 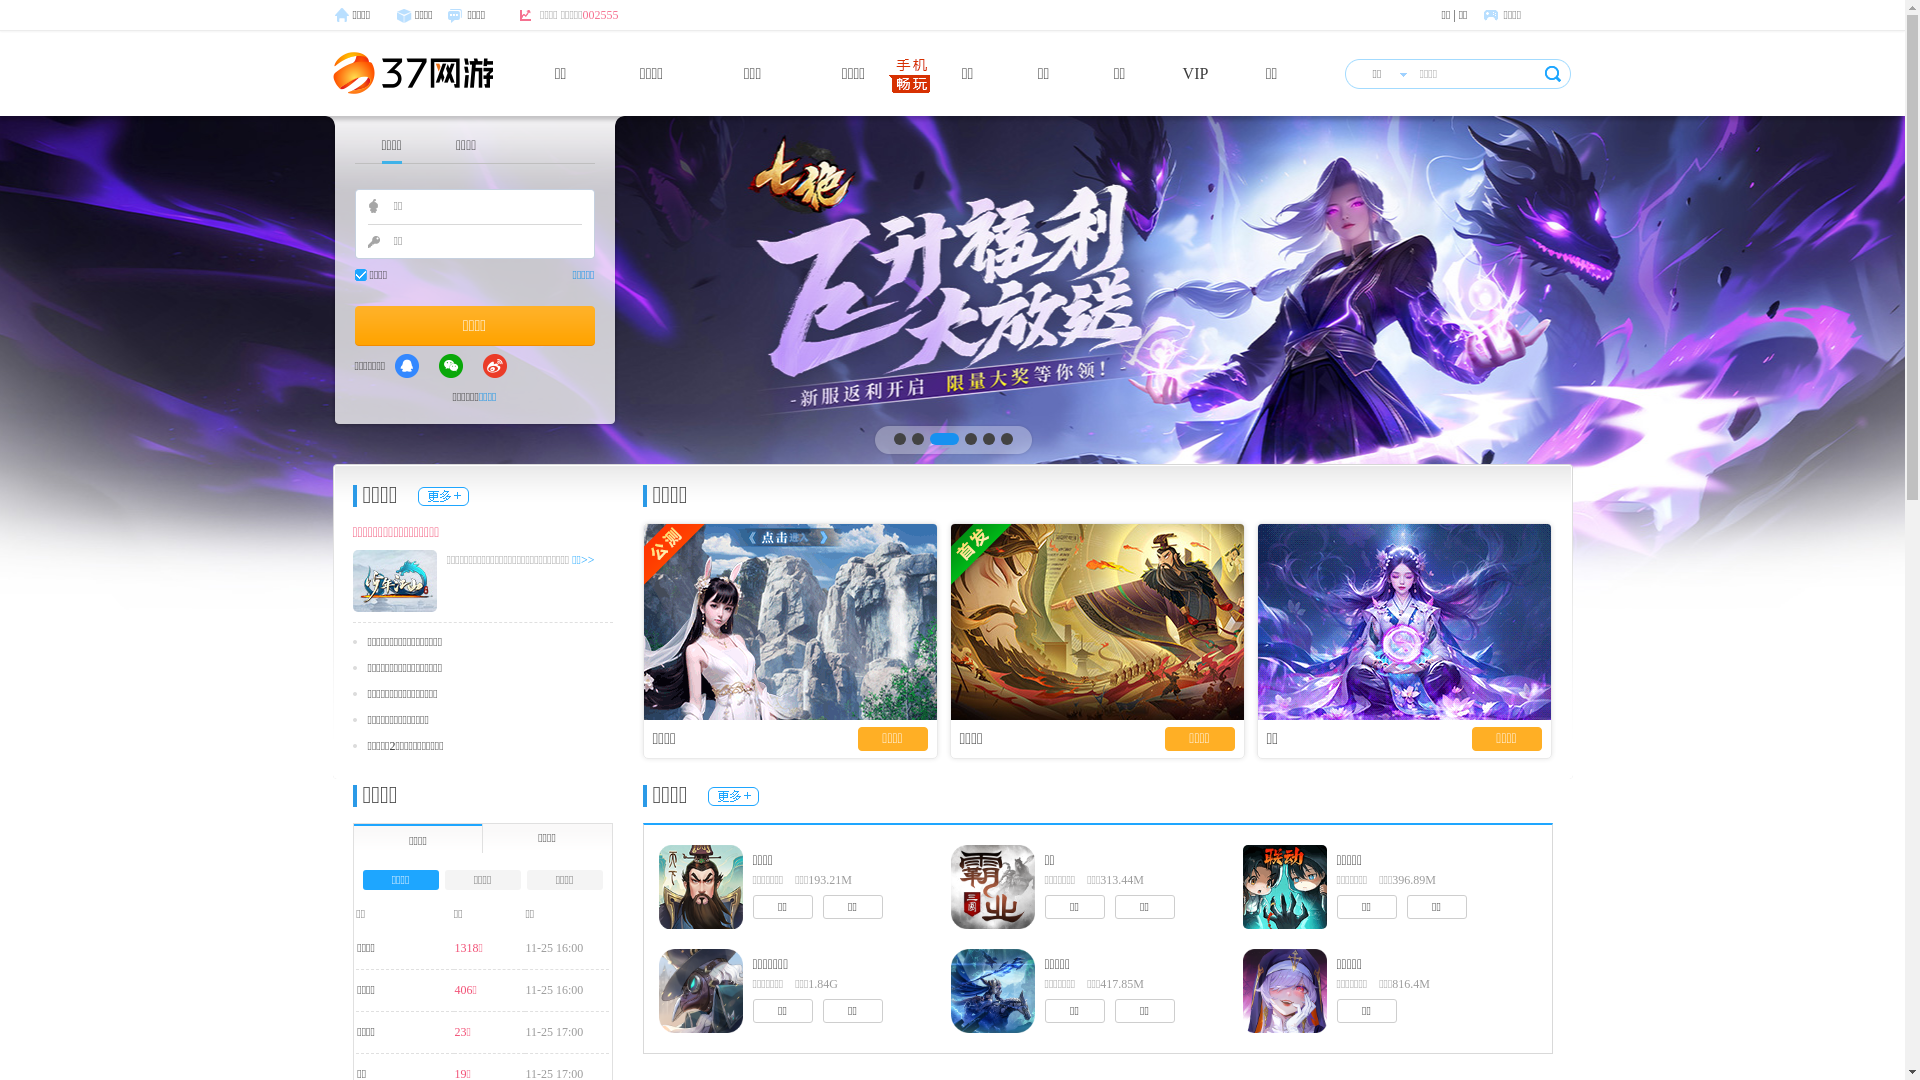 What do you see at coordinates (1195, 72) in the screenshot?
I see `'VIP'` at bounding box center [1195, 72].